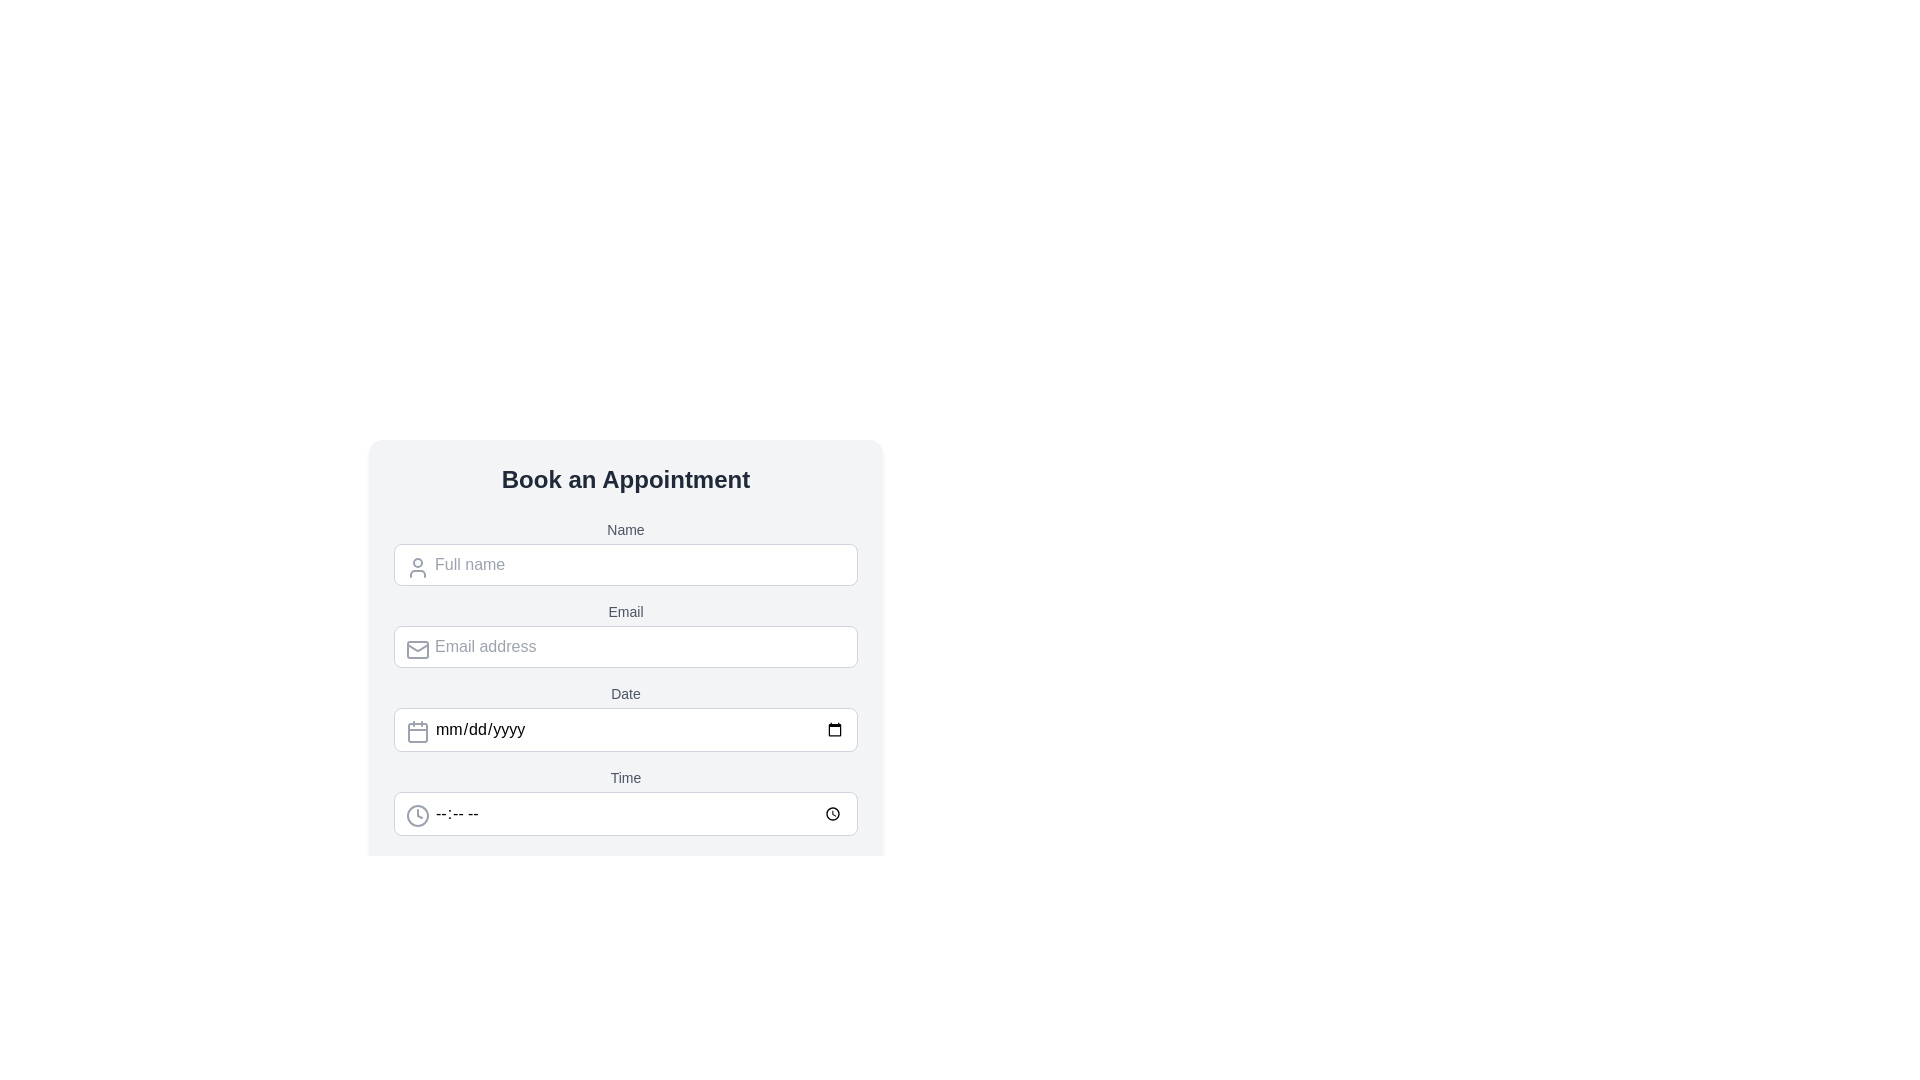 The height and width of the screenshot is (1080, 1920). Describe the element at coordinates (416, 647) in the screenshot. I see `the slanted envelope line detail within the SVG icon that is part of the 'Email' input field, located in the upper-left section of the input field` at that location.